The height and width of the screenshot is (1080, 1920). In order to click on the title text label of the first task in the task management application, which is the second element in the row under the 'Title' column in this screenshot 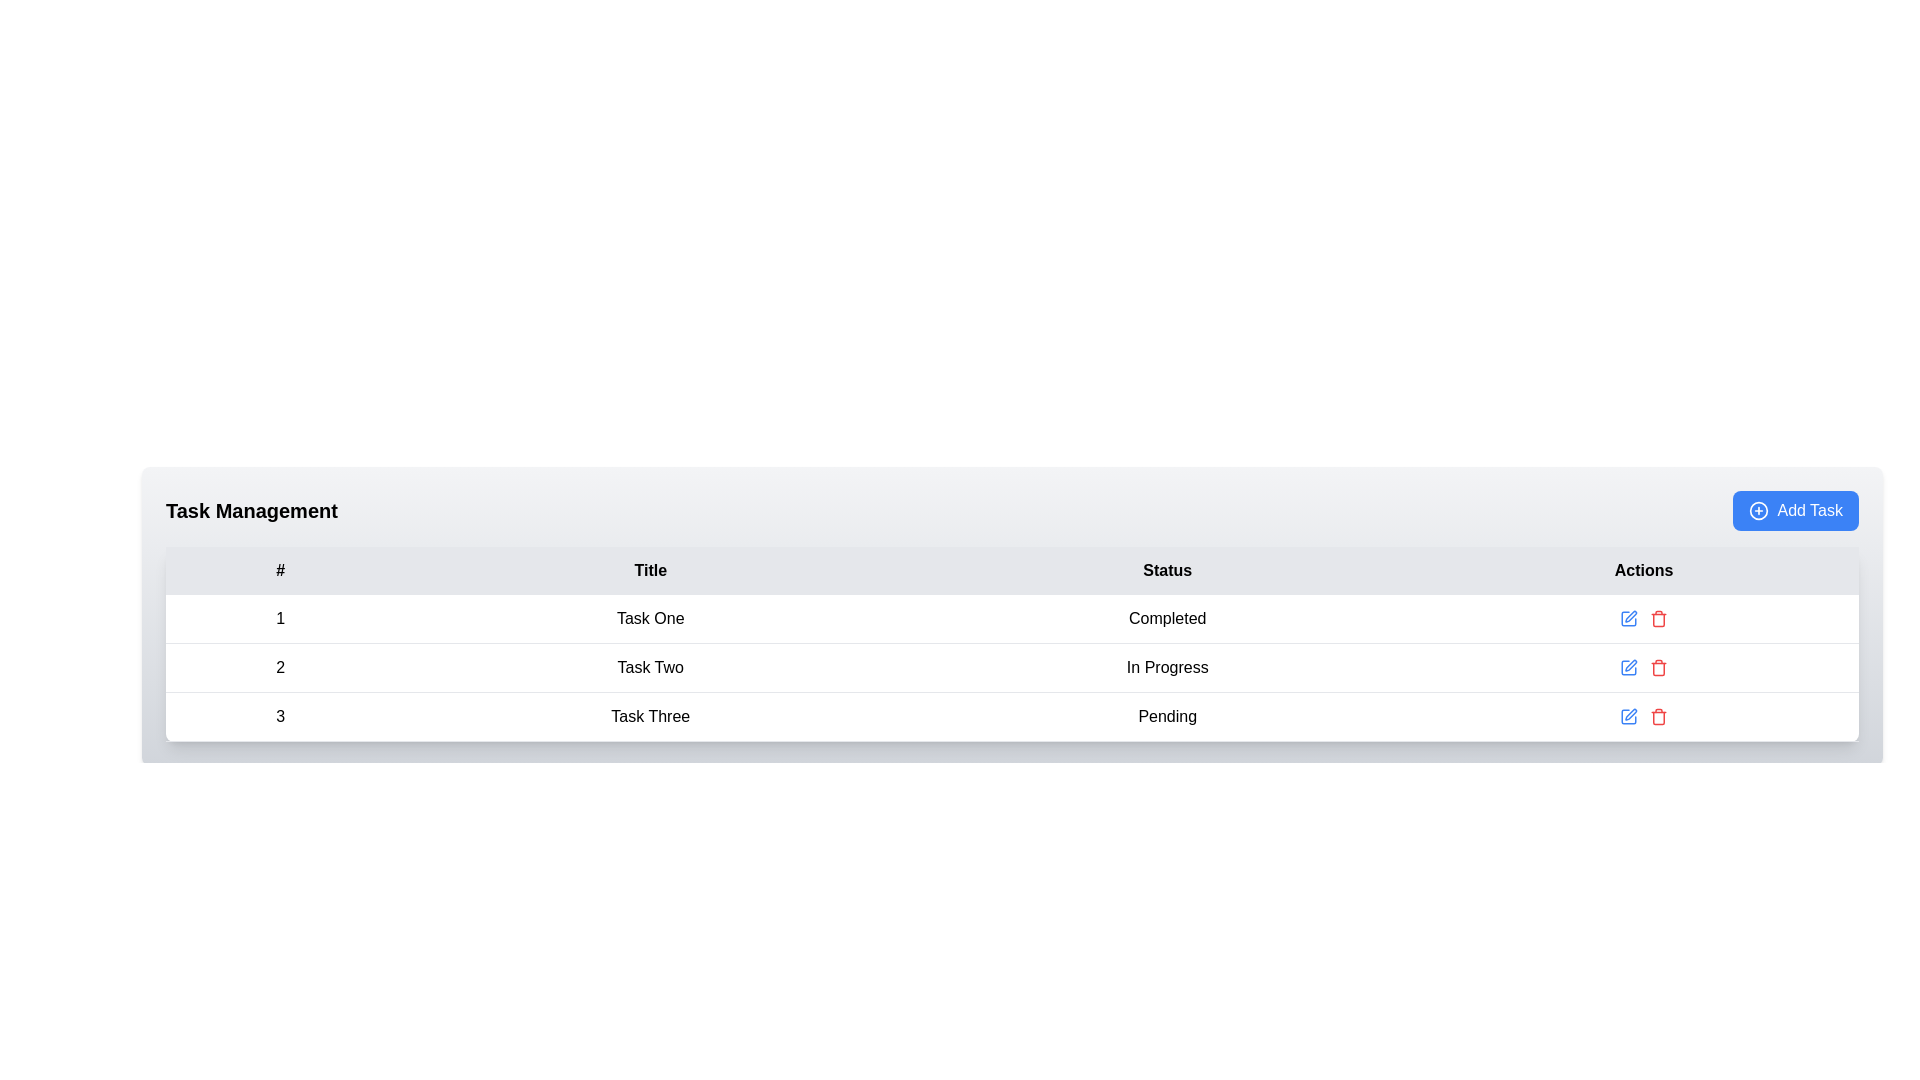, I will do `click(650, 618)`.